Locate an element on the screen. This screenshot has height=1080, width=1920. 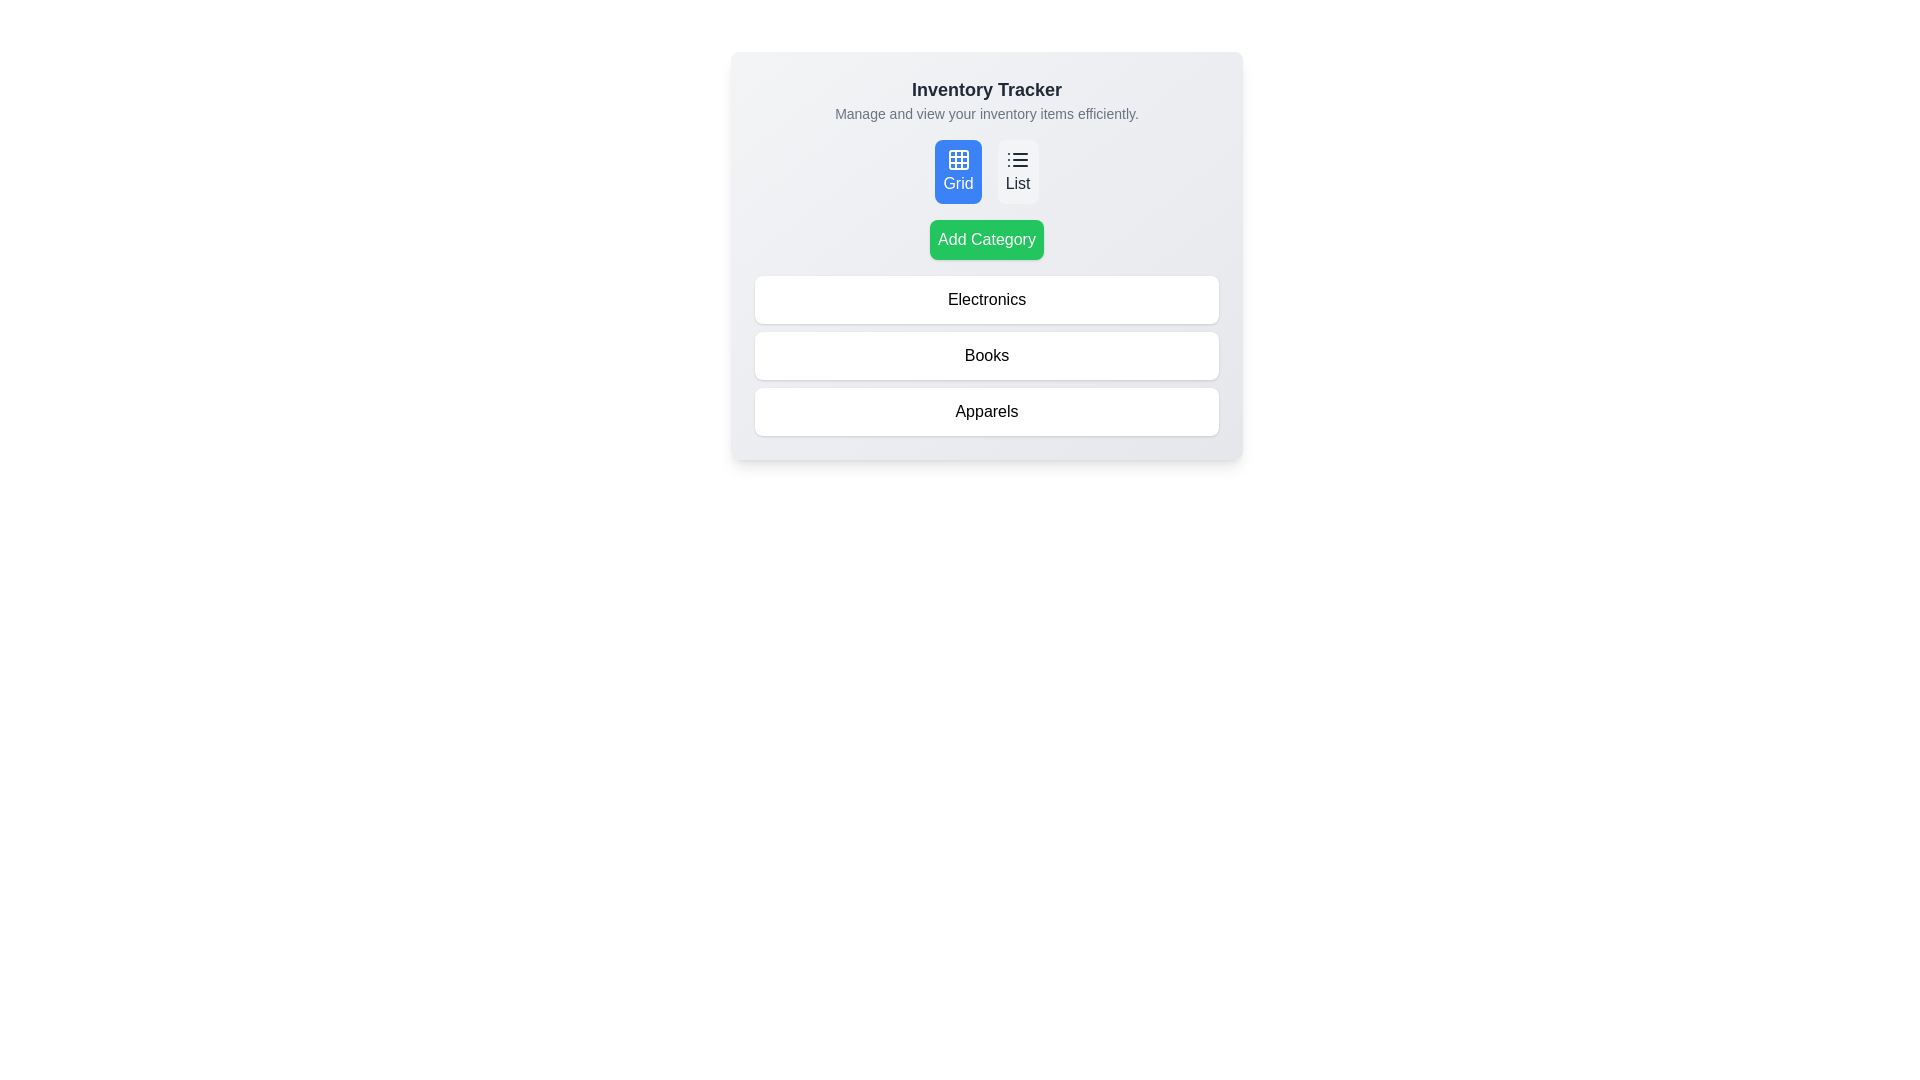
the 'List' view icon located at the top-right next to the 'Grid' icon is located at coordinates (1018, 158).